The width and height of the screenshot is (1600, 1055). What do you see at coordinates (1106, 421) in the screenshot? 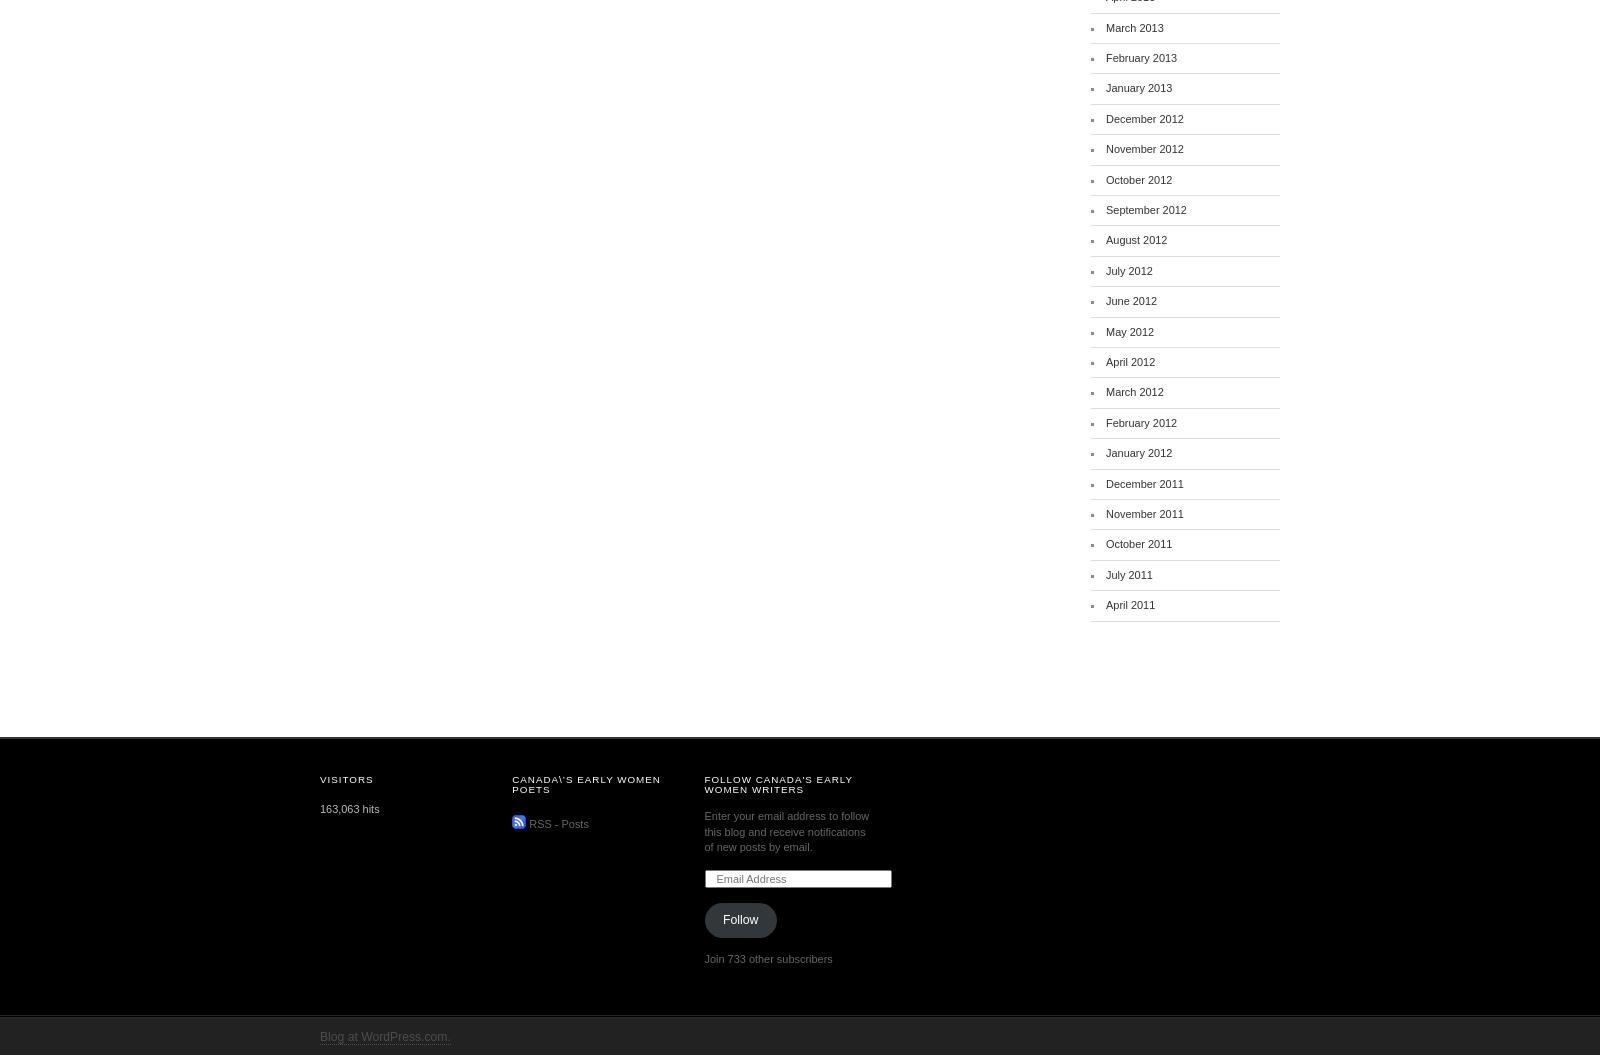
I see `'February 2012'` at bounding box center [1106, 421].